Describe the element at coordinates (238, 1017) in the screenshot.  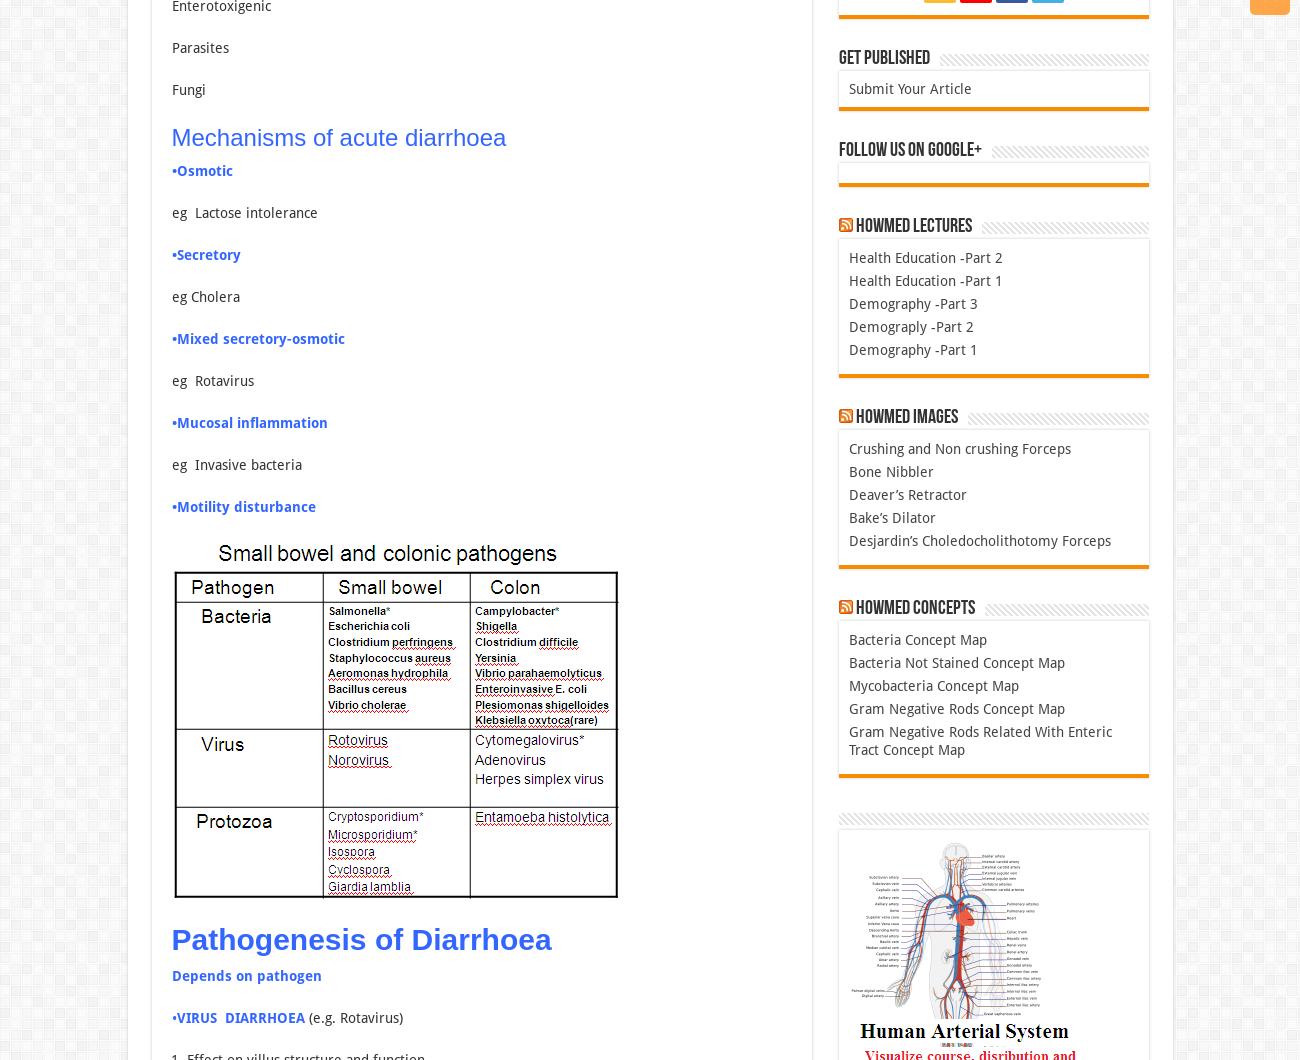
I see `'VIRUS  DIARRHOEA'` at that location.